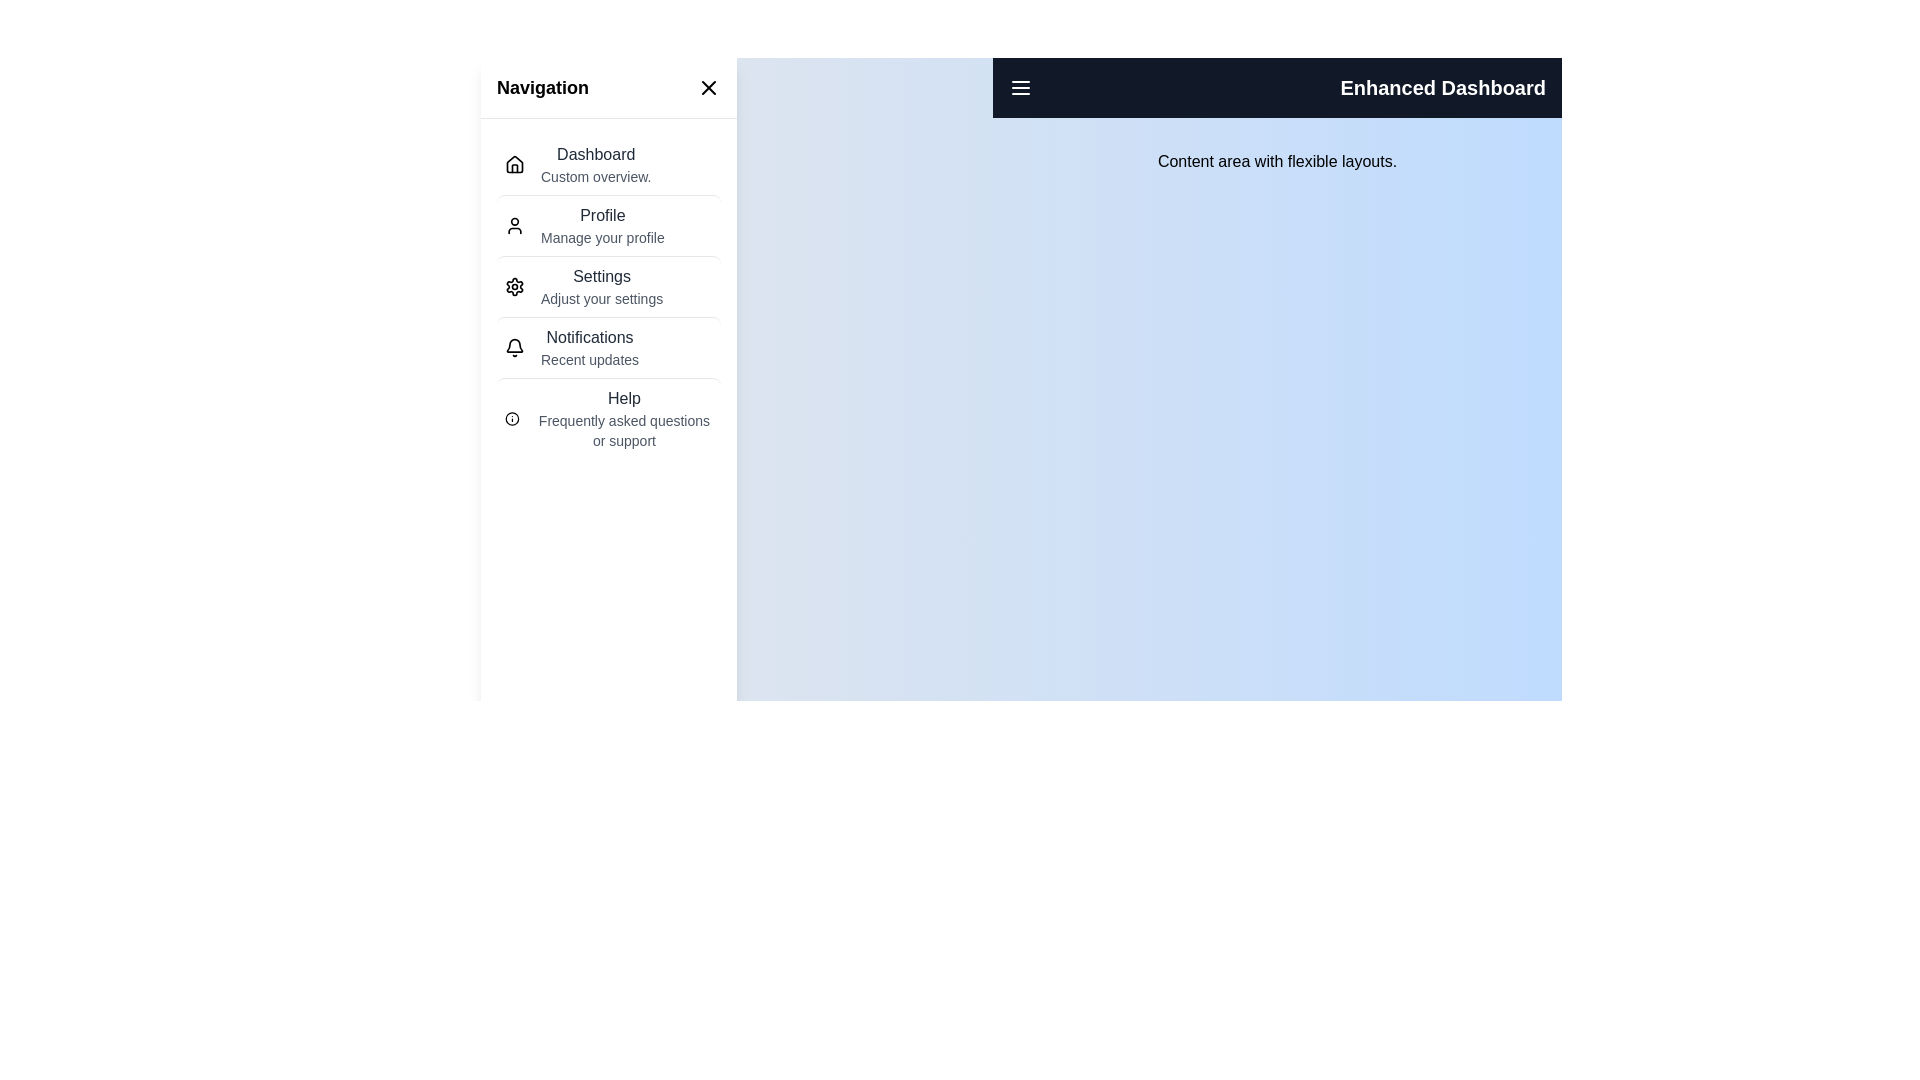 This screenshot has height=1080, width=1920. What do you see at coordinates (623, 418) in the screenshot?
I see `the 'Help' navigational list item, which is the fifth item in the left-side navigation panel` at bounding box center [623, 418].